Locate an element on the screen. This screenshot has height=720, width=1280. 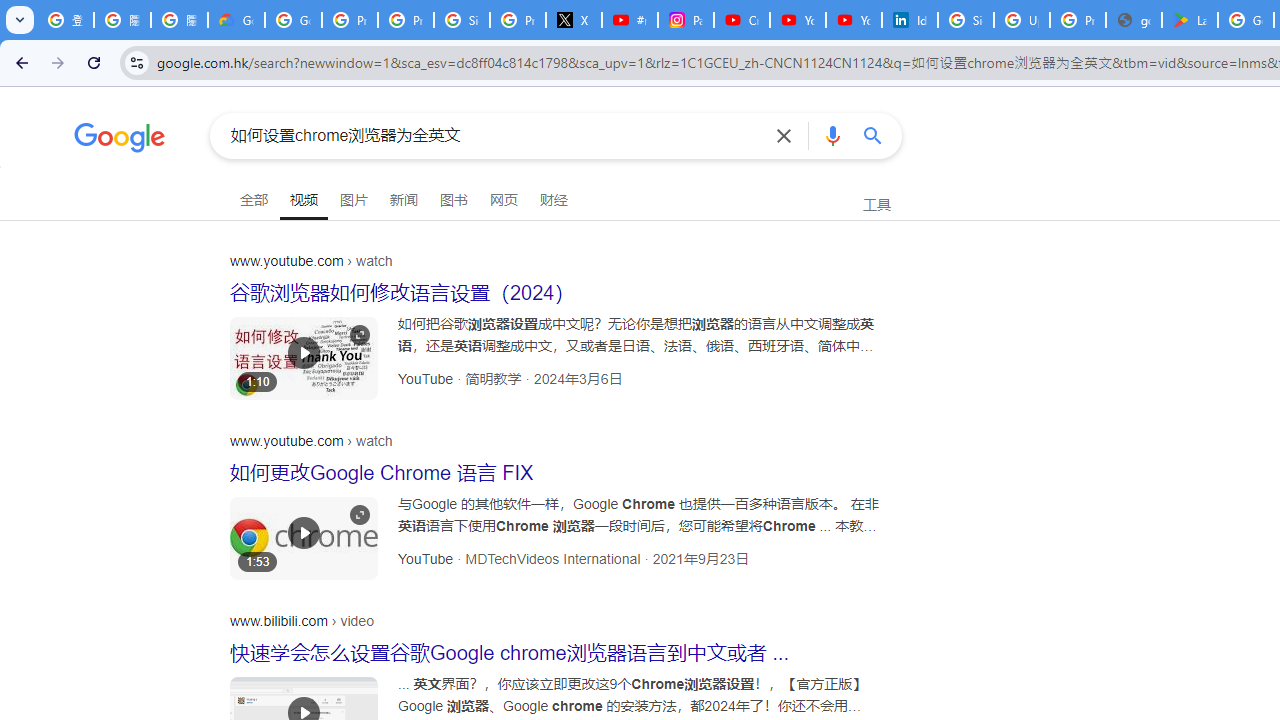
'Last Shelter: Survival - Apps on Google Play' is located at coordinates (1190, 20).